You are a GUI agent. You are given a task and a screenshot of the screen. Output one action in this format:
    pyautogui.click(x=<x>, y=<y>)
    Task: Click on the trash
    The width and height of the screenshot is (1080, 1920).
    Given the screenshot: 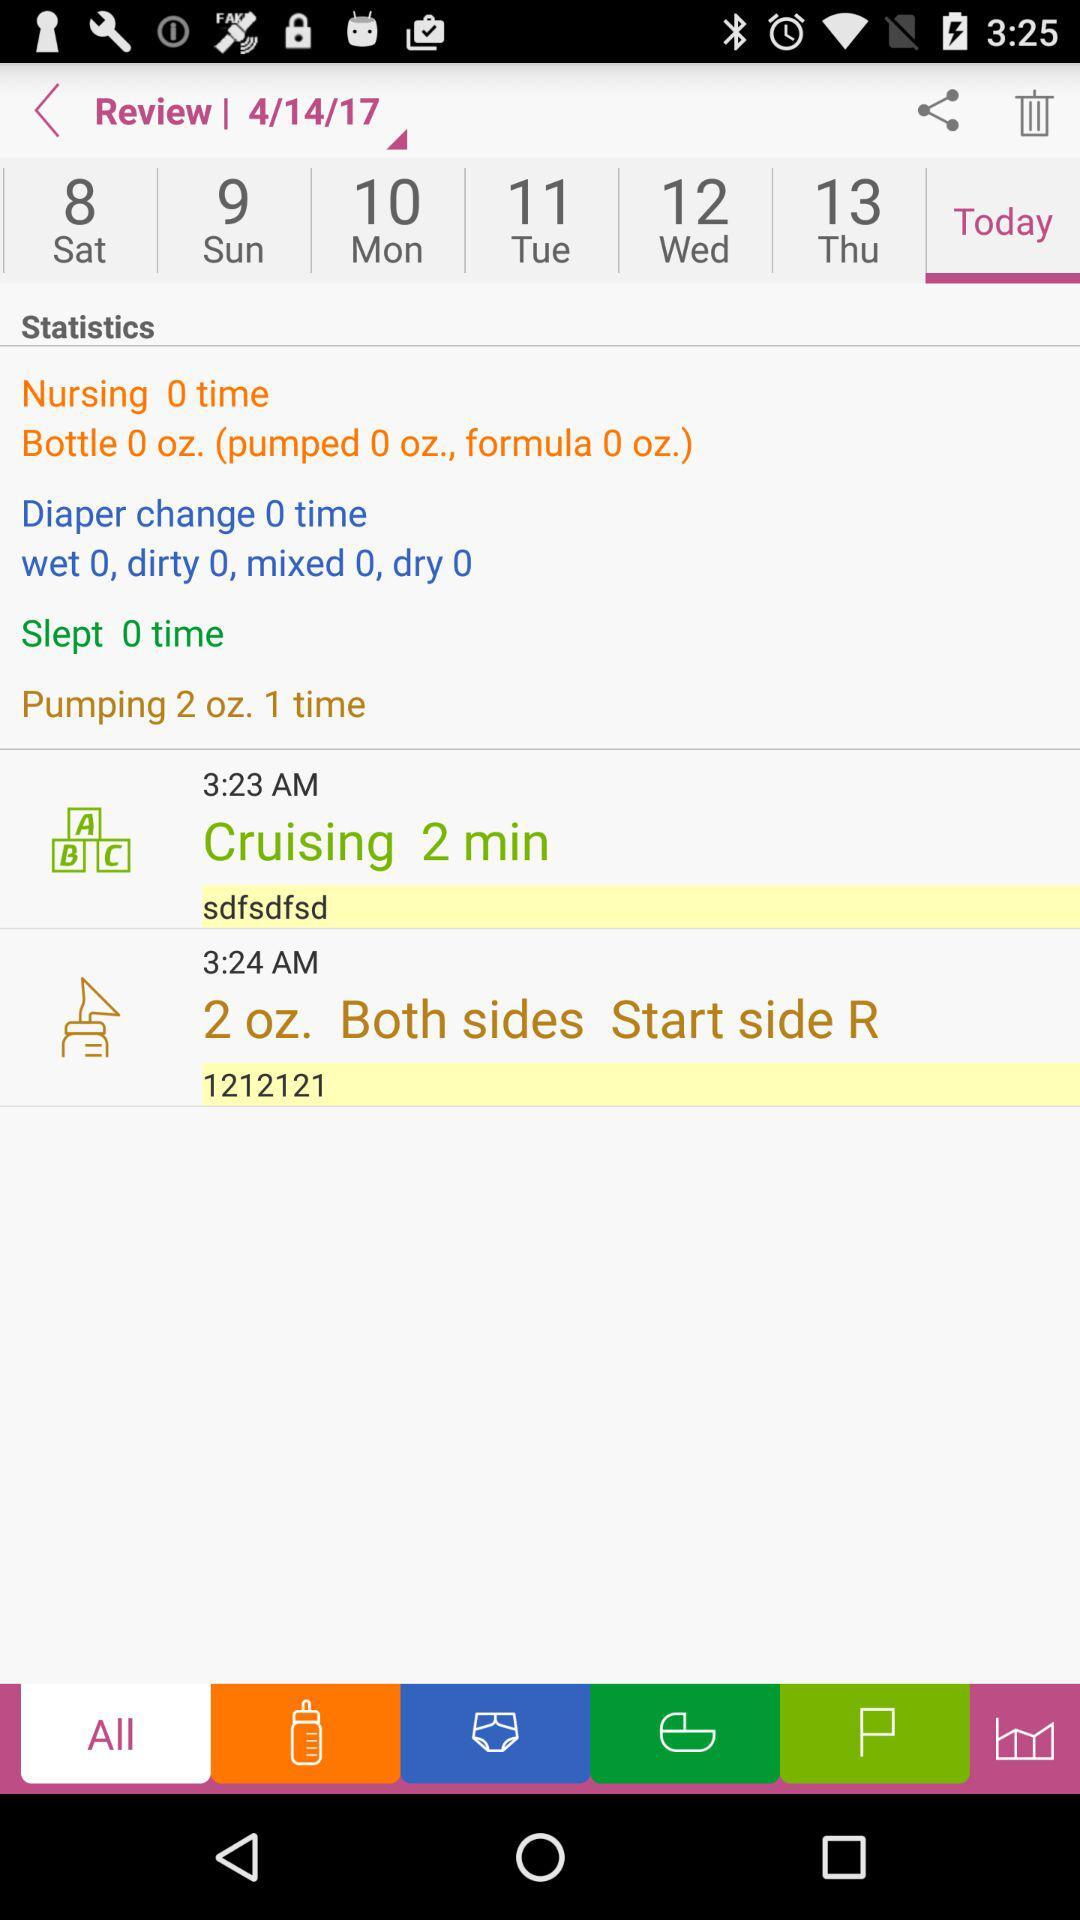 What is the action you would take?
    pyautogui.click(x=1032, y=109)
    